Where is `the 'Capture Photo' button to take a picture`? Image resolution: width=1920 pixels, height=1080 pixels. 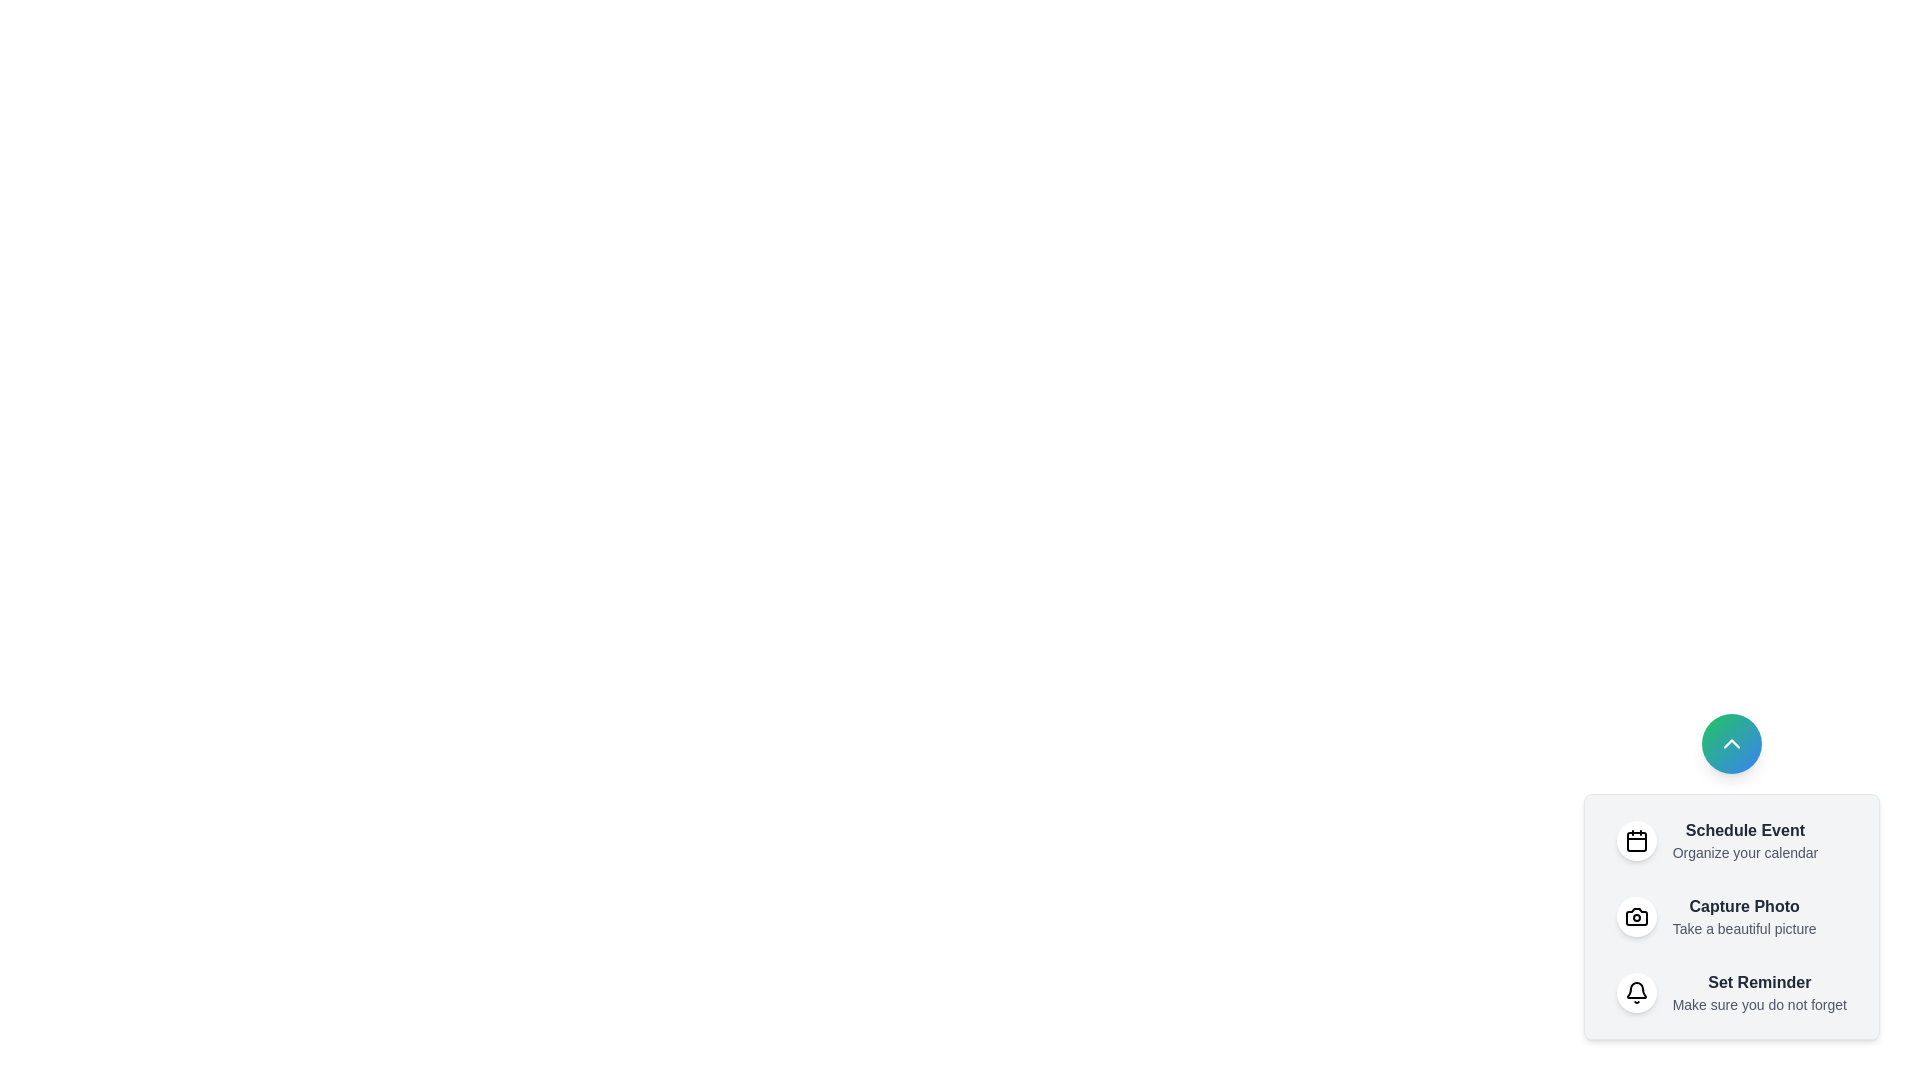
the 'Capture Photo' button to take a picture is located at coordinates (1730, 917).